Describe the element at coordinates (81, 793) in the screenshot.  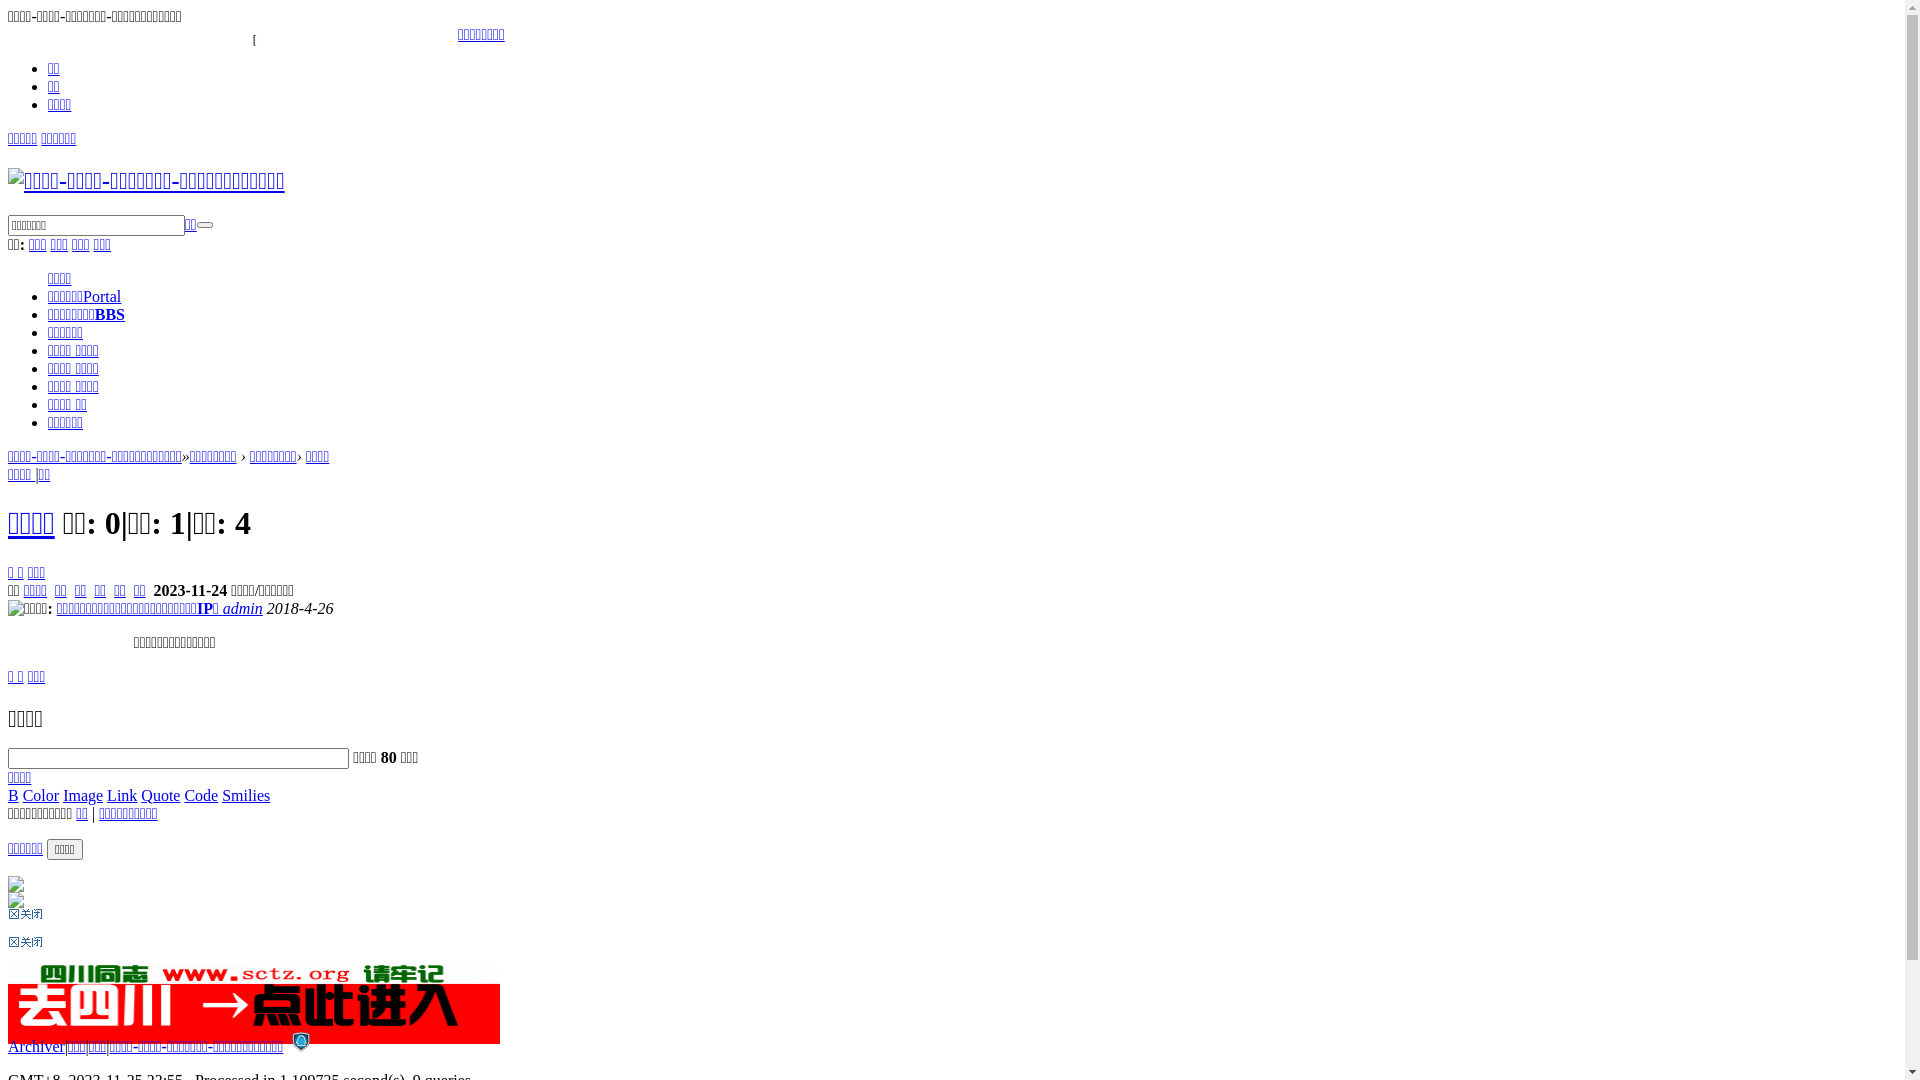
I see `'Image'` at that location.